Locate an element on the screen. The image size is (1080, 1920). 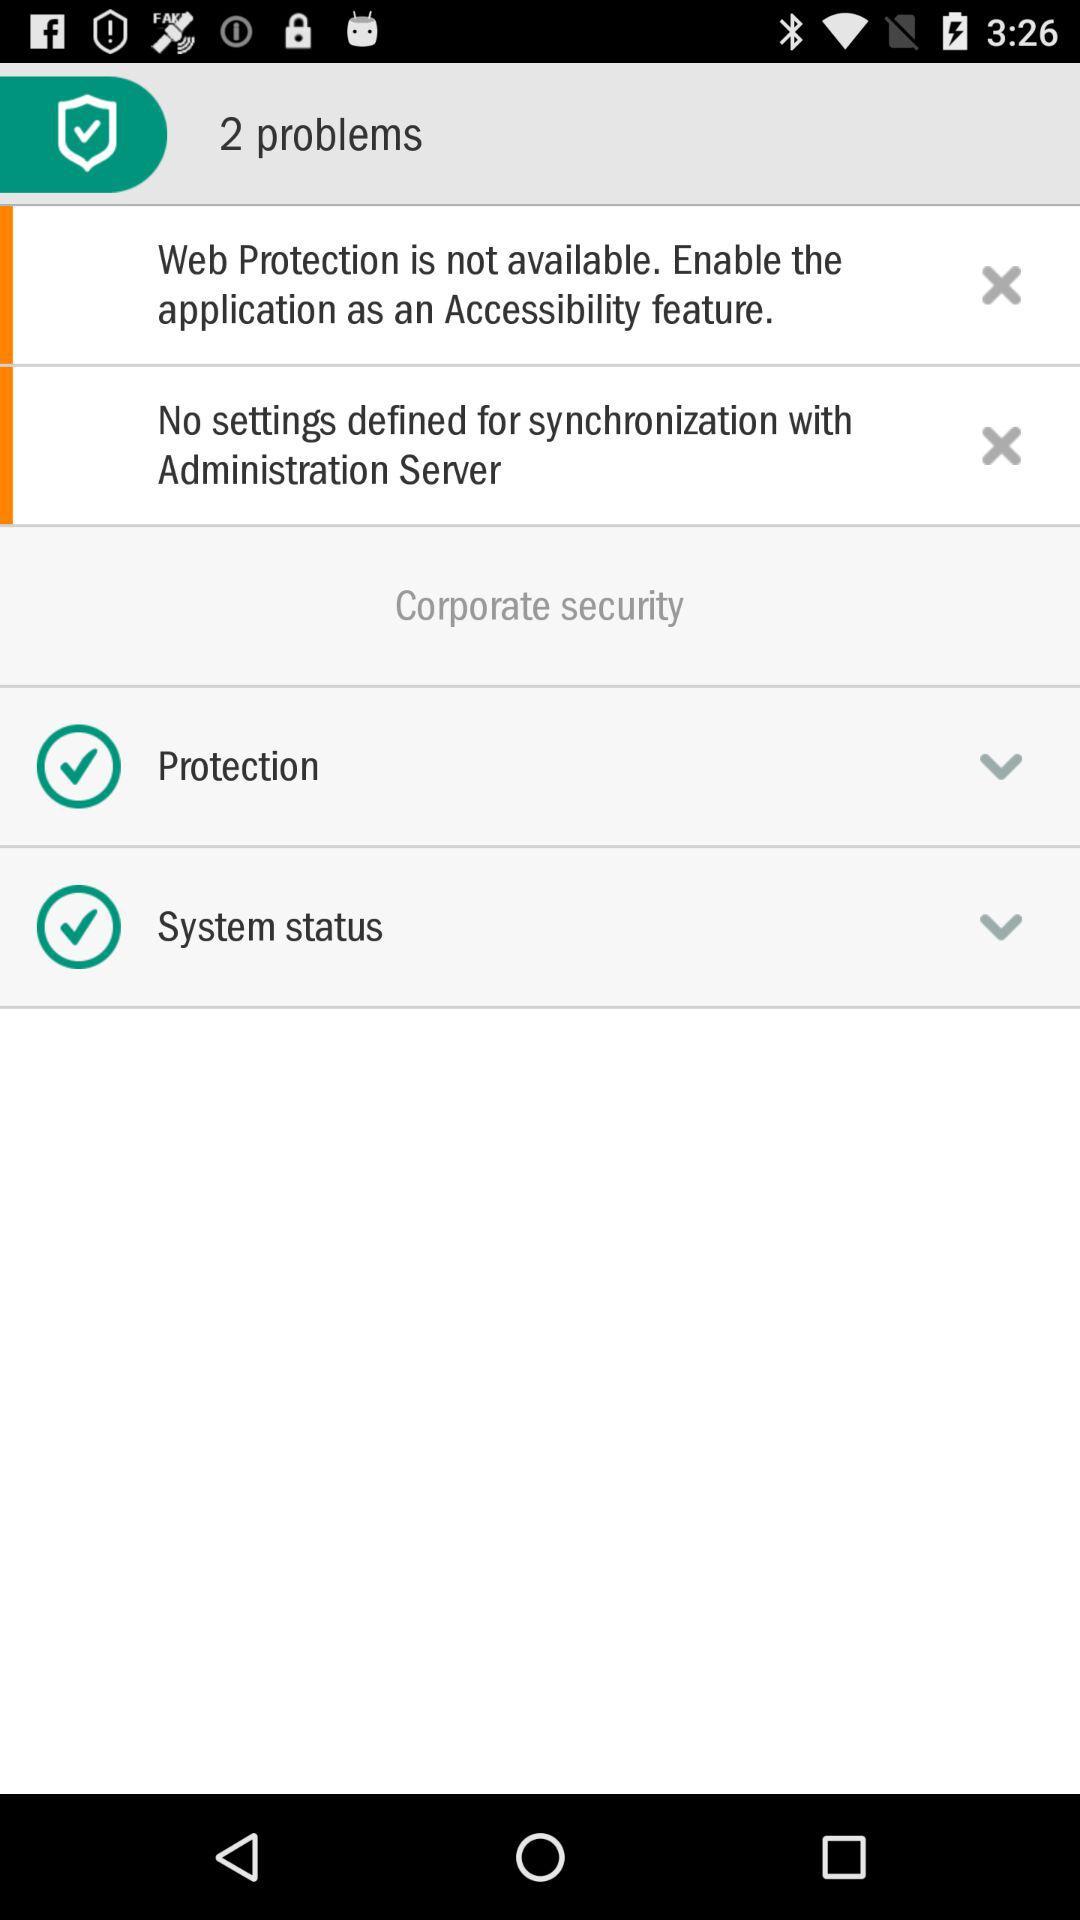
the item above the corporate security icon is located at coordinates (540, 444).